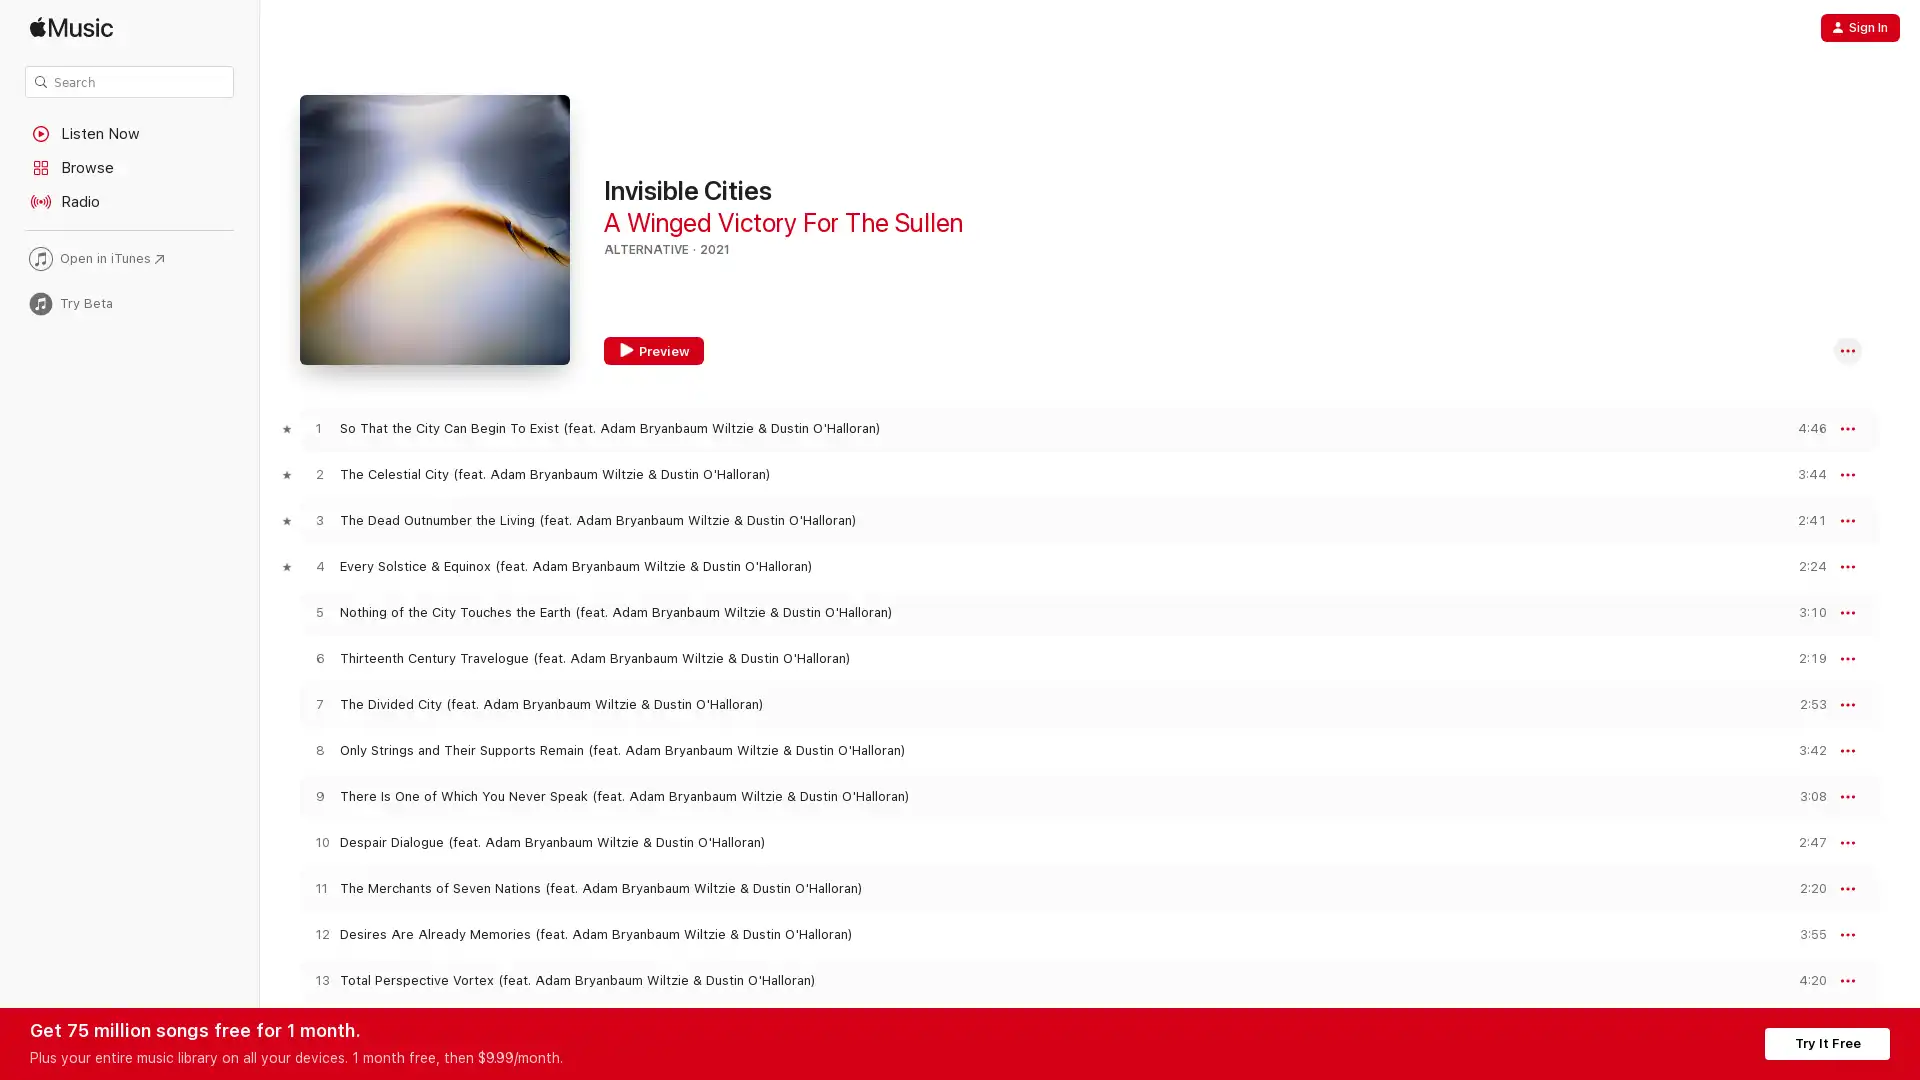  What do you see at coordinates (318, 474) in the screenshot?
I see `Play` at bounding box center [318, 474].